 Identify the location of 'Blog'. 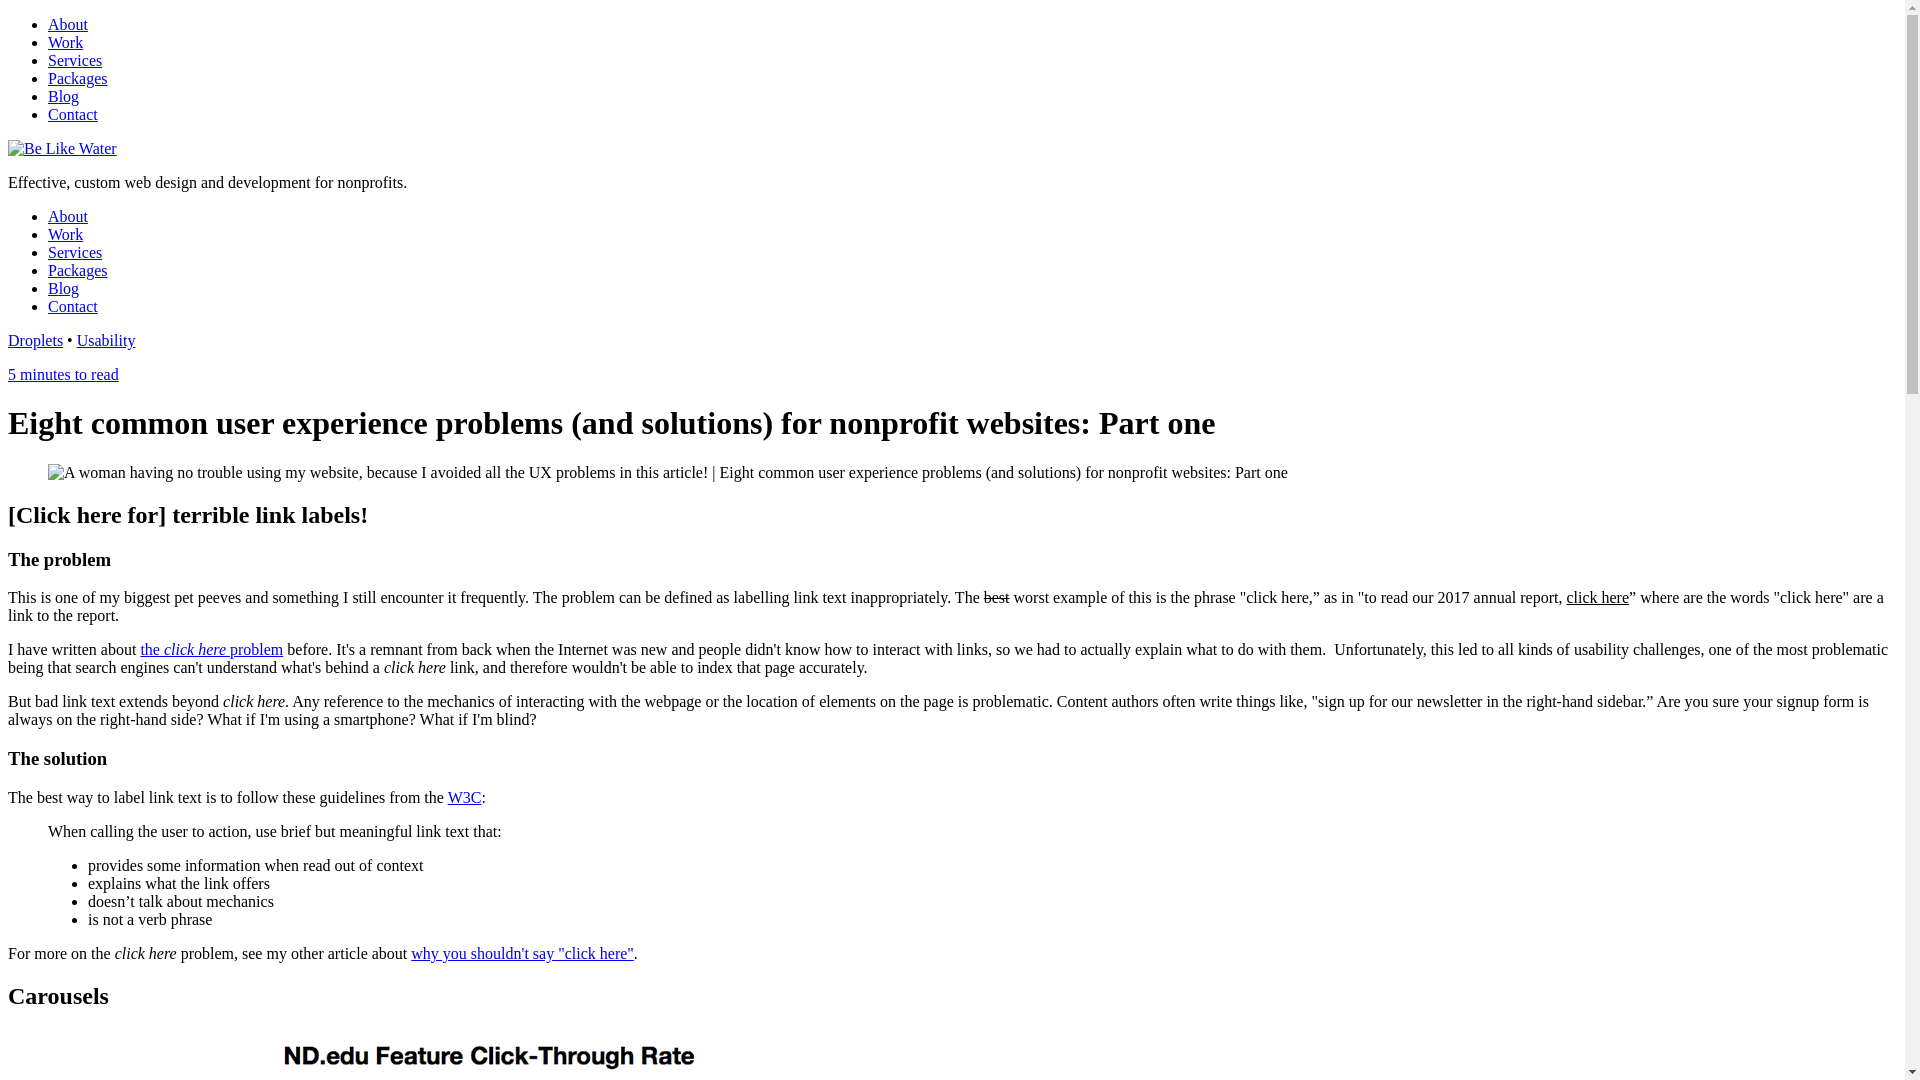
(63, 288).